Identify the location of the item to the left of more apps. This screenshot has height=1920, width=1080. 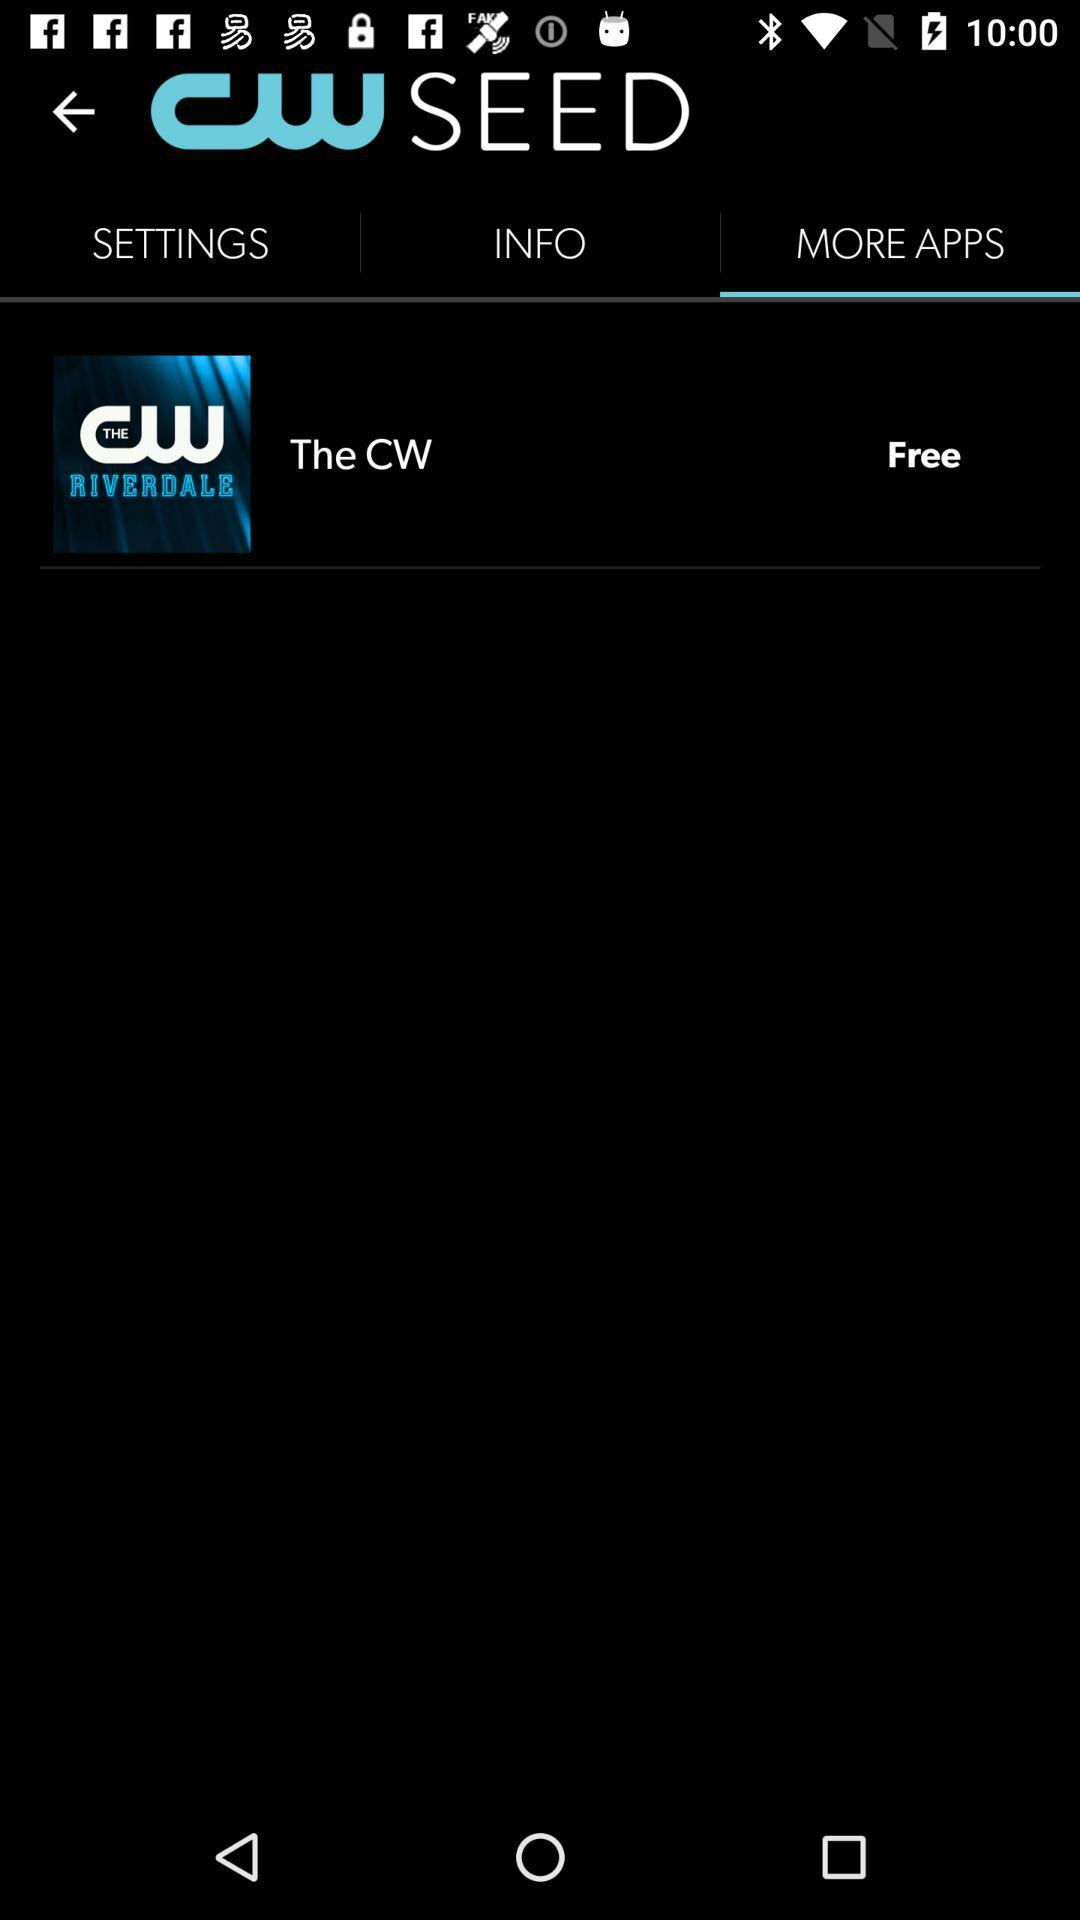
(540, 242).